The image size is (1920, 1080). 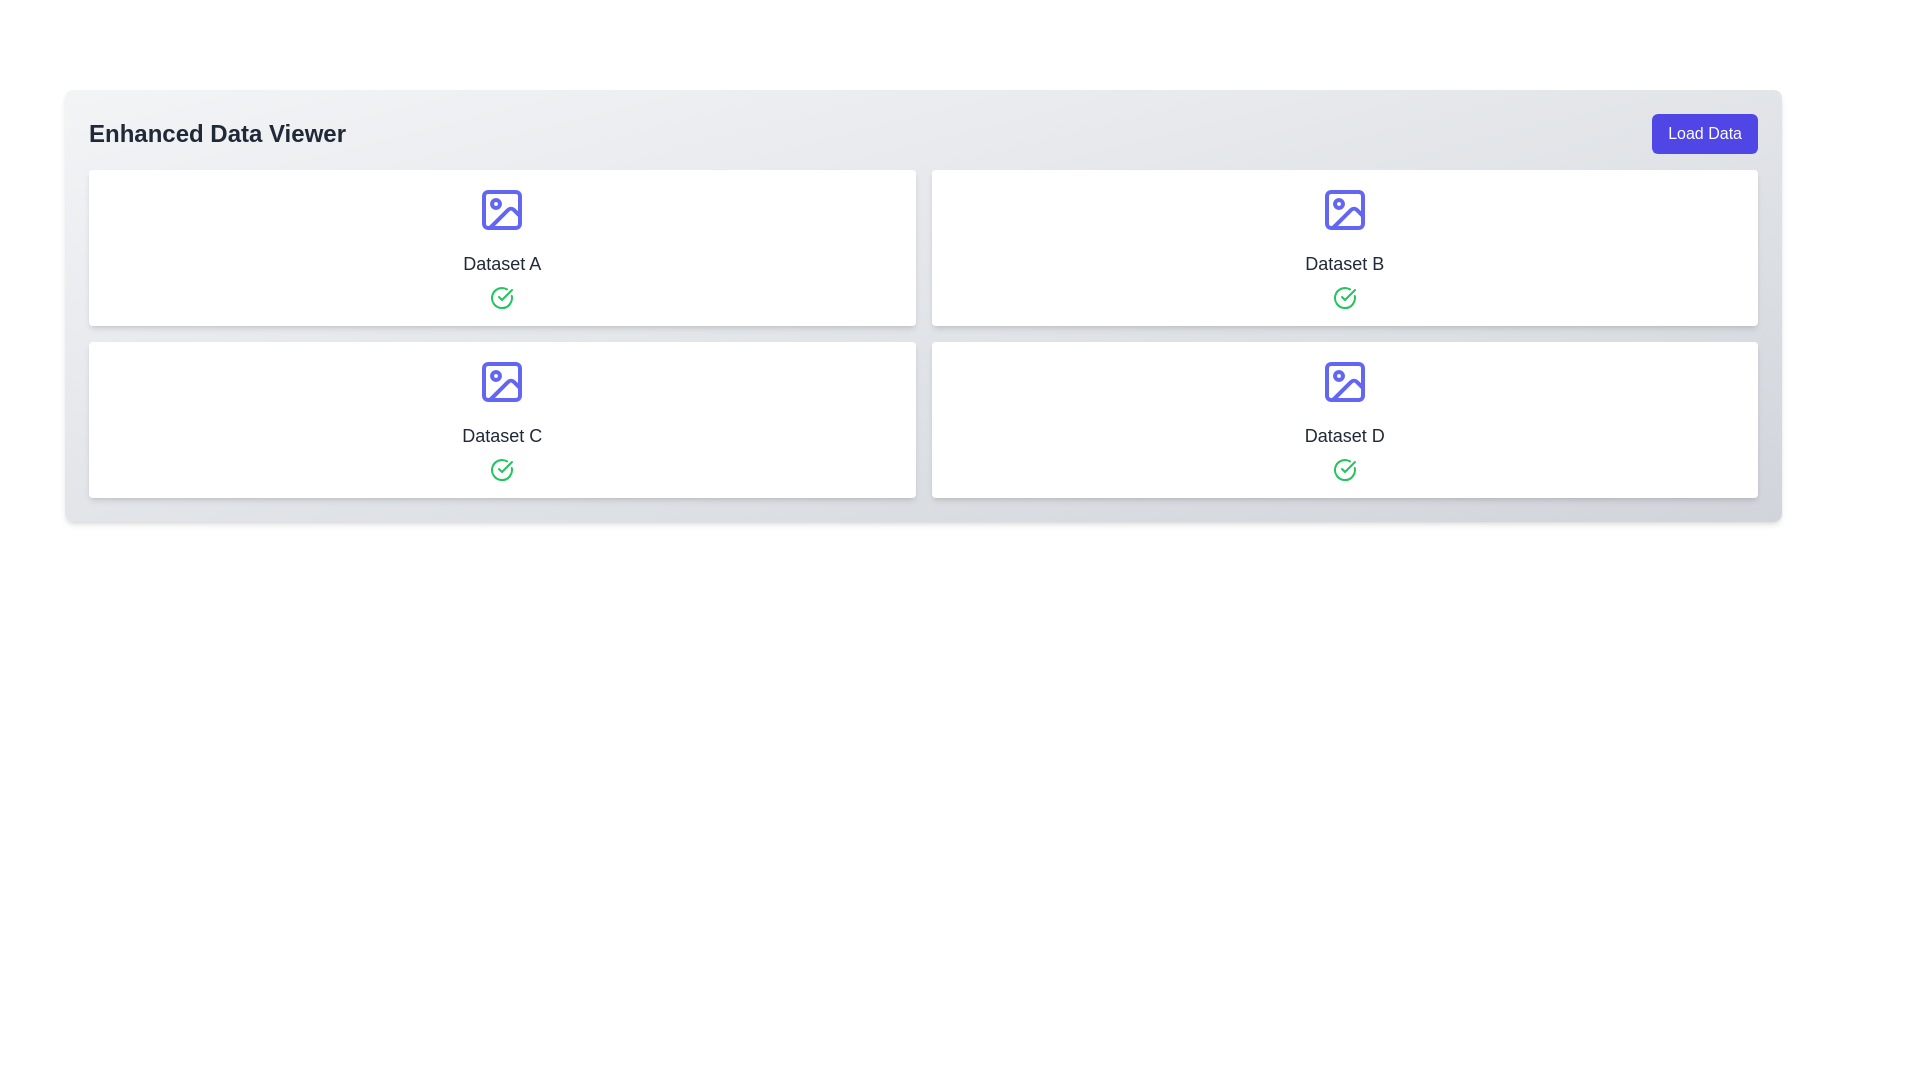 I want to click on the Text label displaying the name of a dataset located in the second card from the left in the top row of the interface, so click(x=1344, y=262).